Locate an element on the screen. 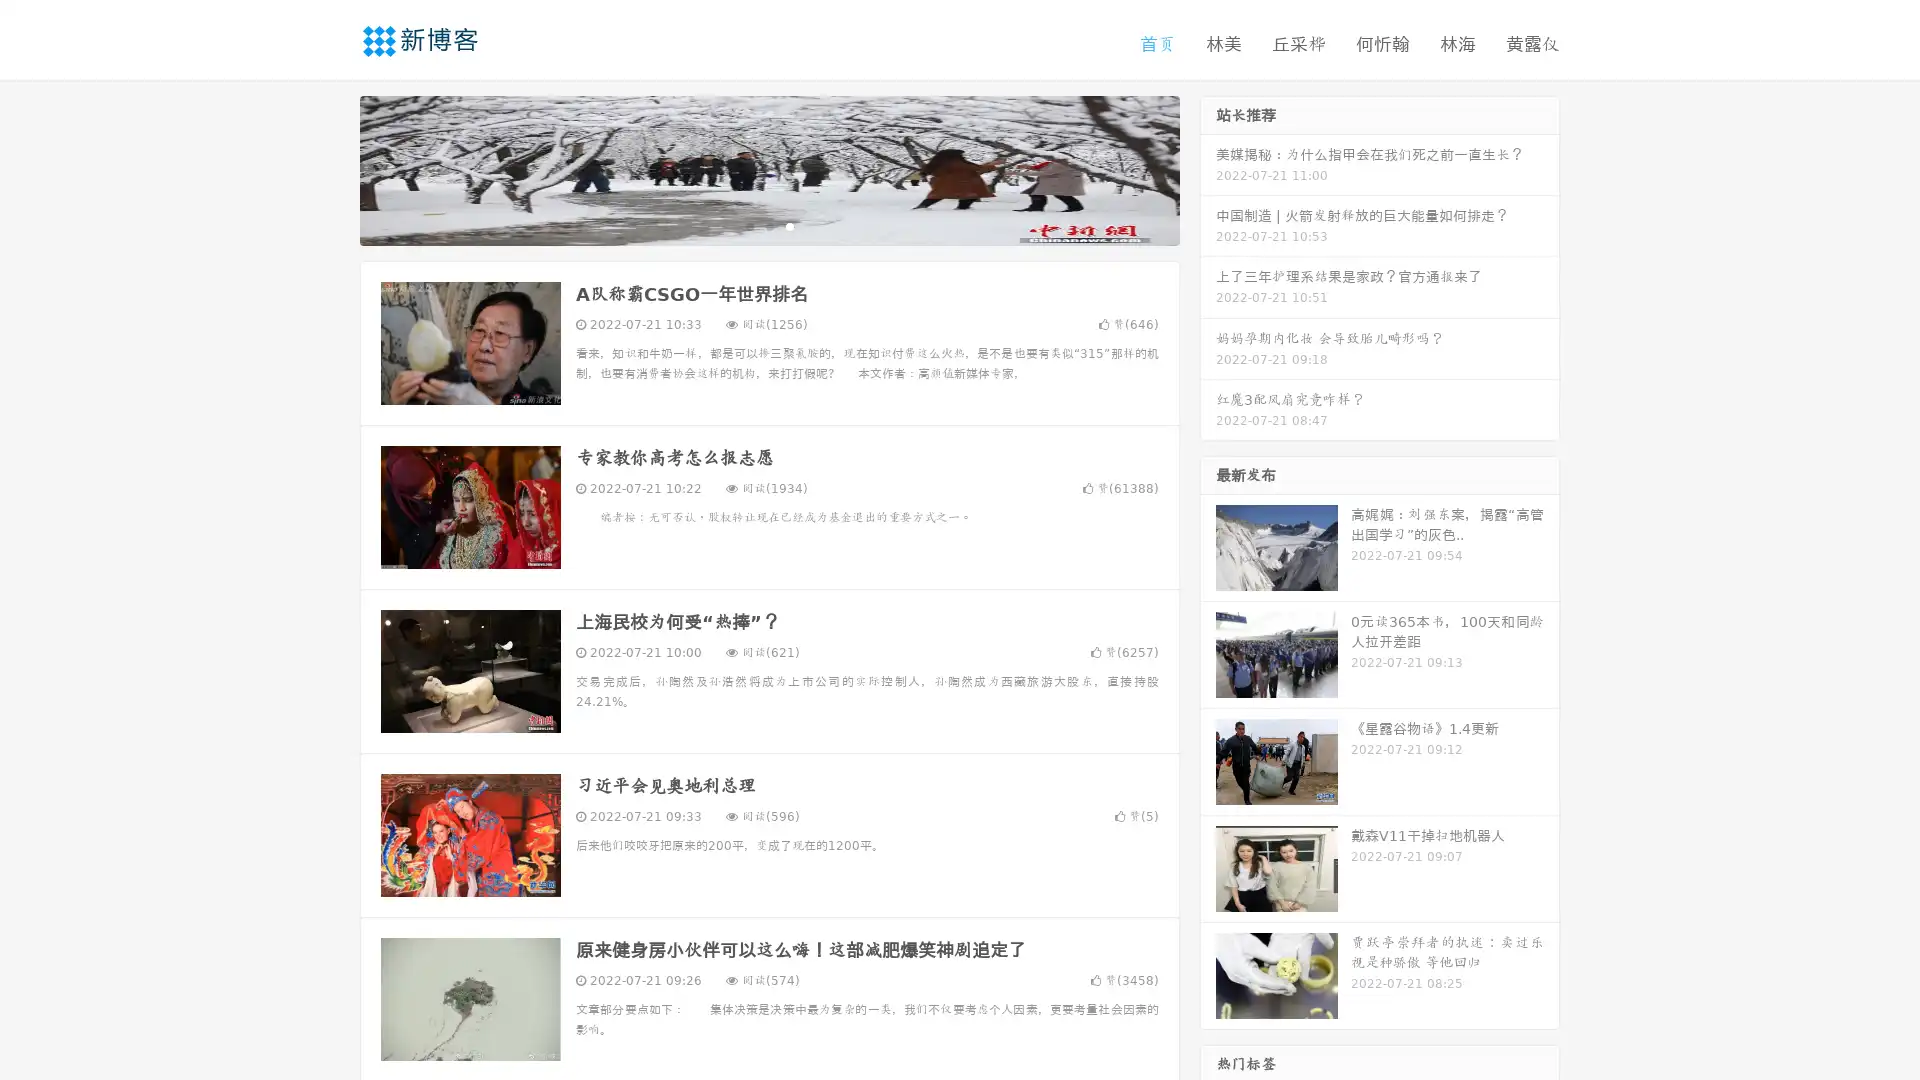 This screenshot has height=1080, width=1920. Previous slide is located at coordinates (330, 168).